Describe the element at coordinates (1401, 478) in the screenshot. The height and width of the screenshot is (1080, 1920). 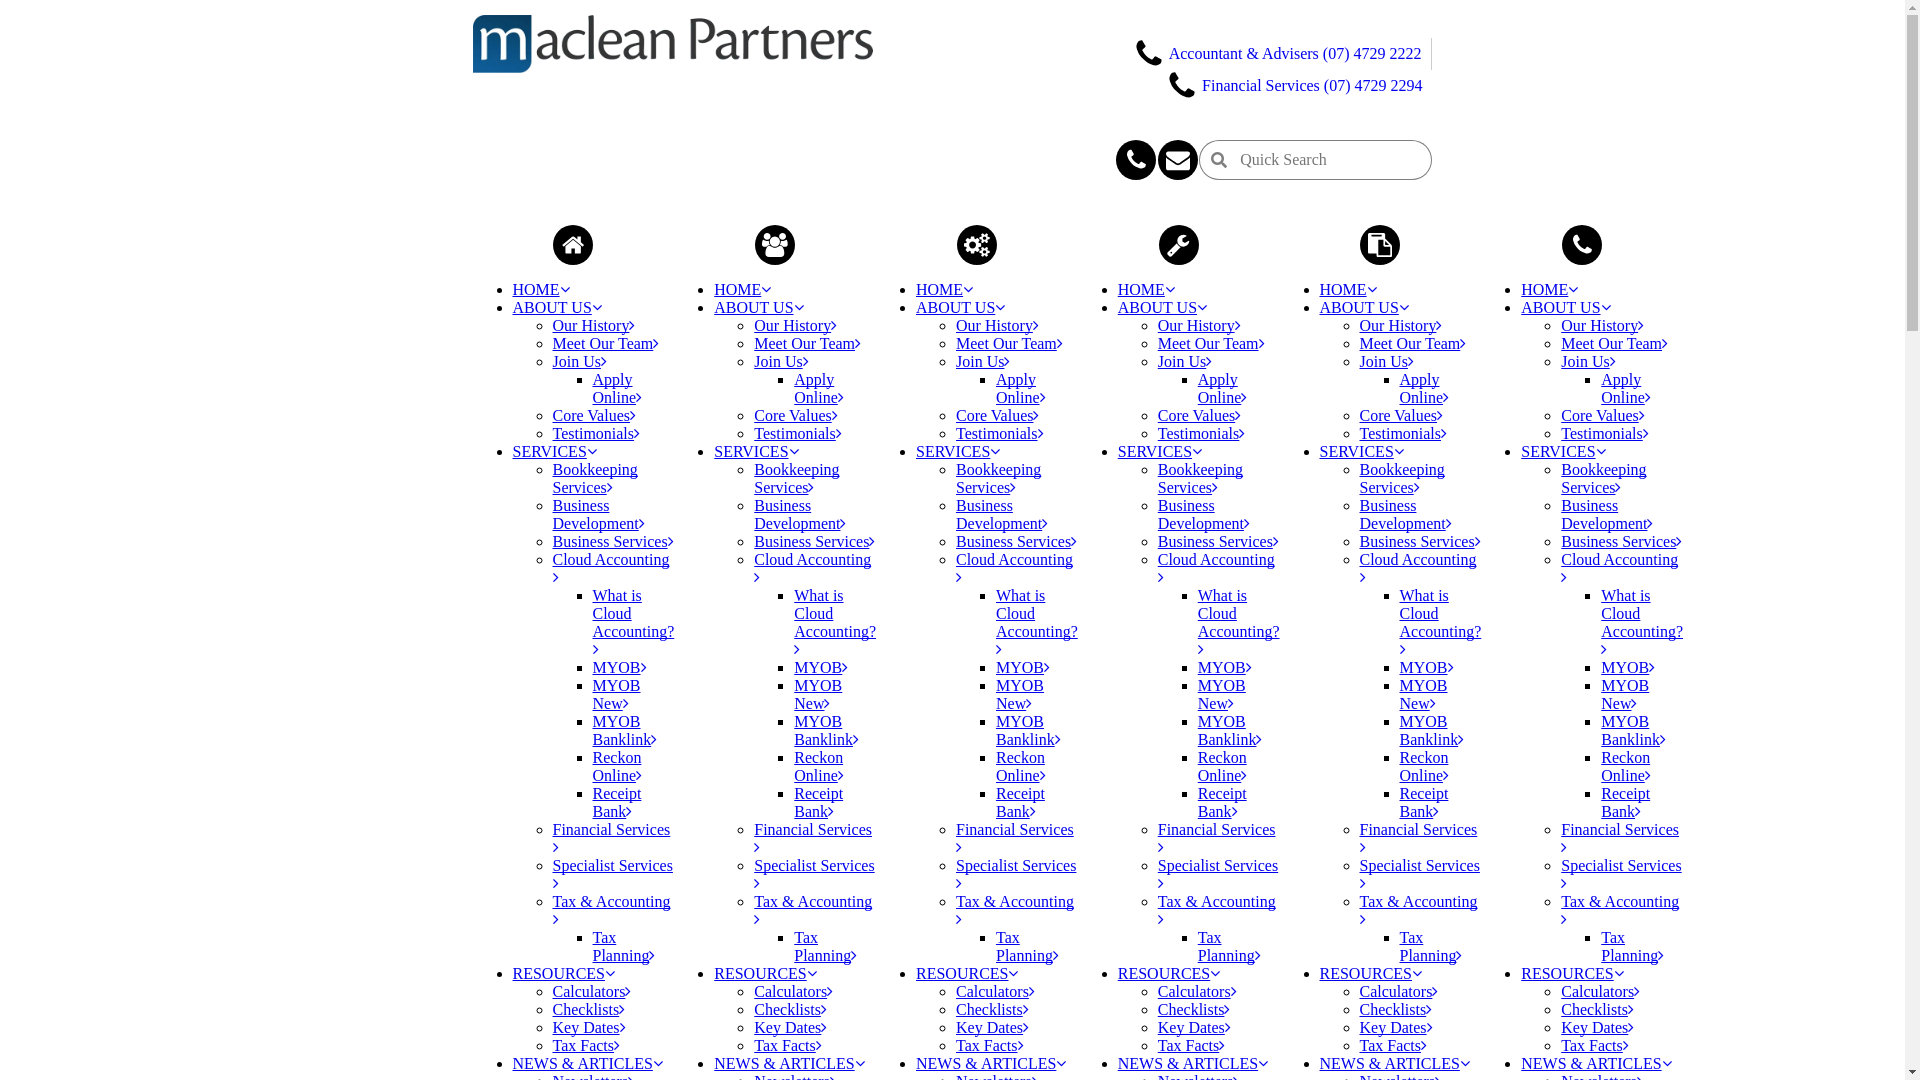
I see `'Bookkeeping Services'` at that location.